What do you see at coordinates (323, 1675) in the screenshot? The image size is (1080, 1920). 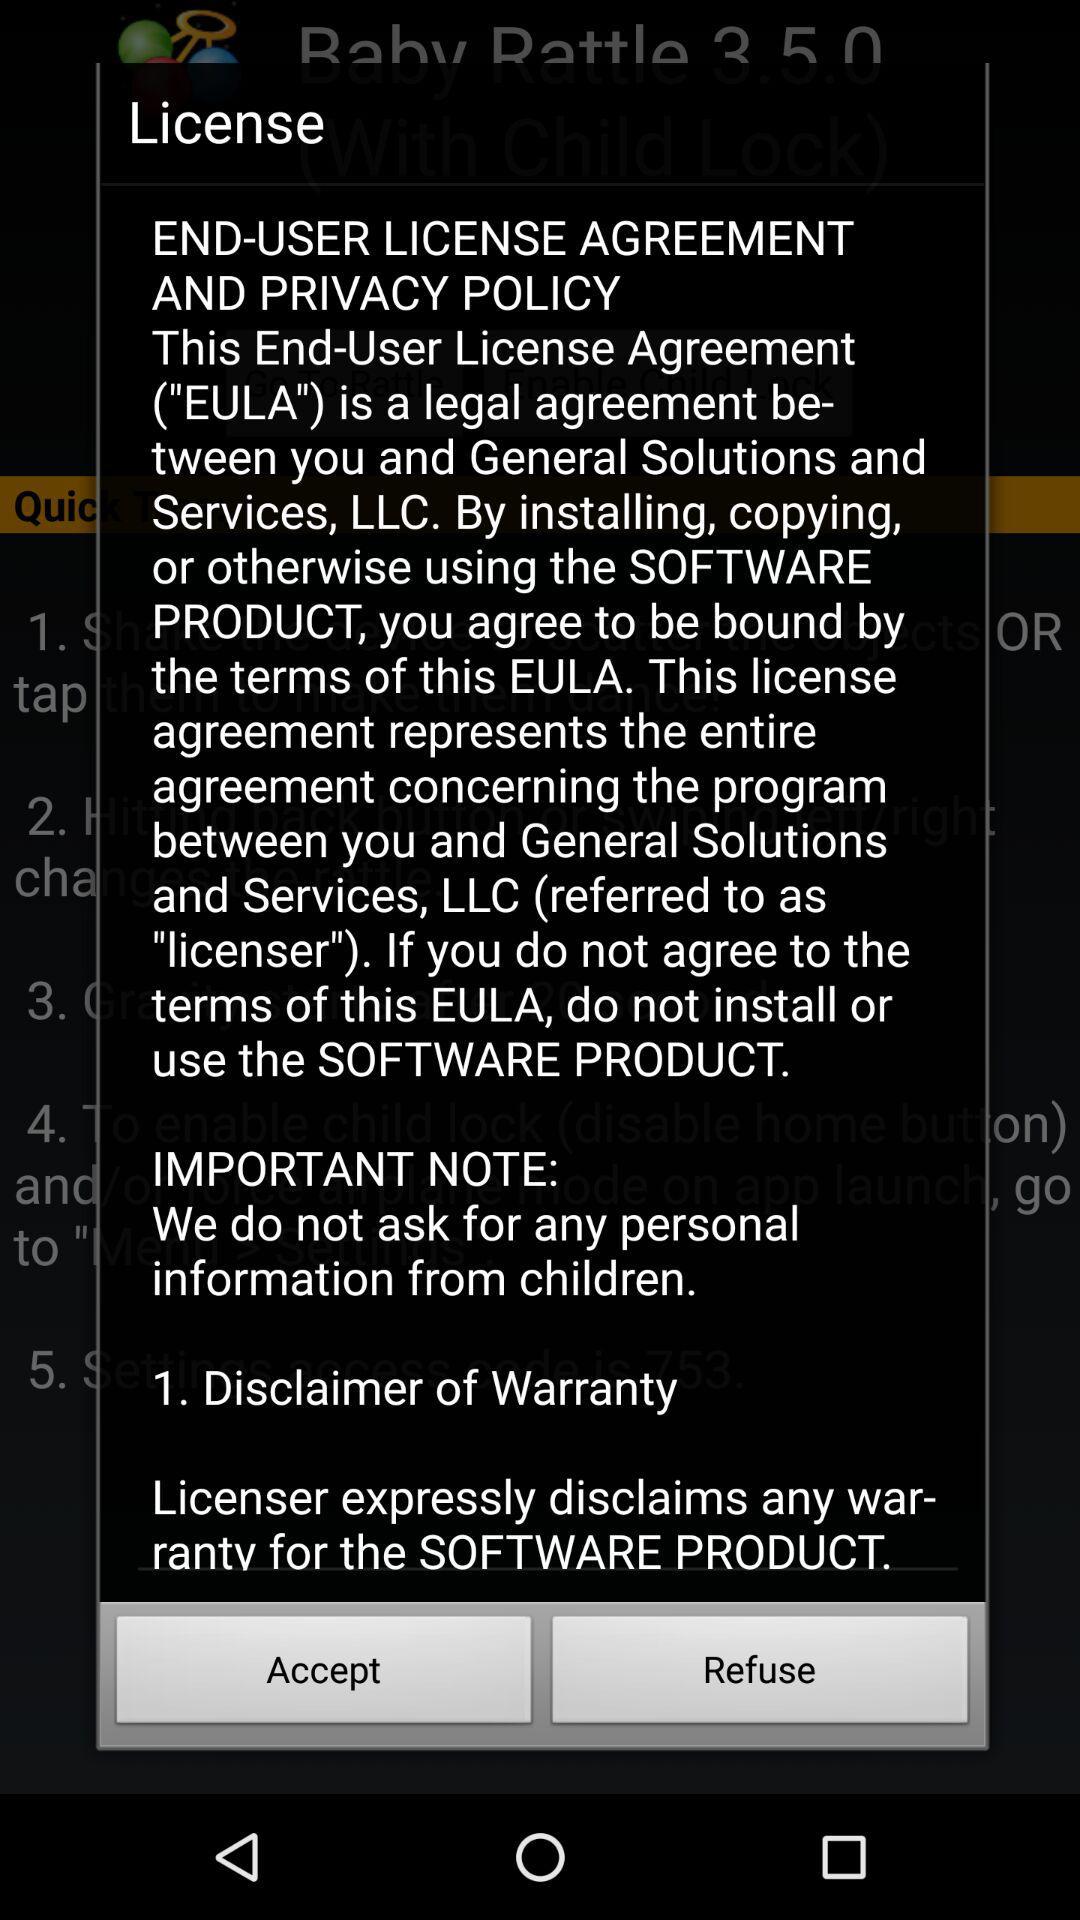 I see `item next to the refuse button` at bounding box center [323, 1675].